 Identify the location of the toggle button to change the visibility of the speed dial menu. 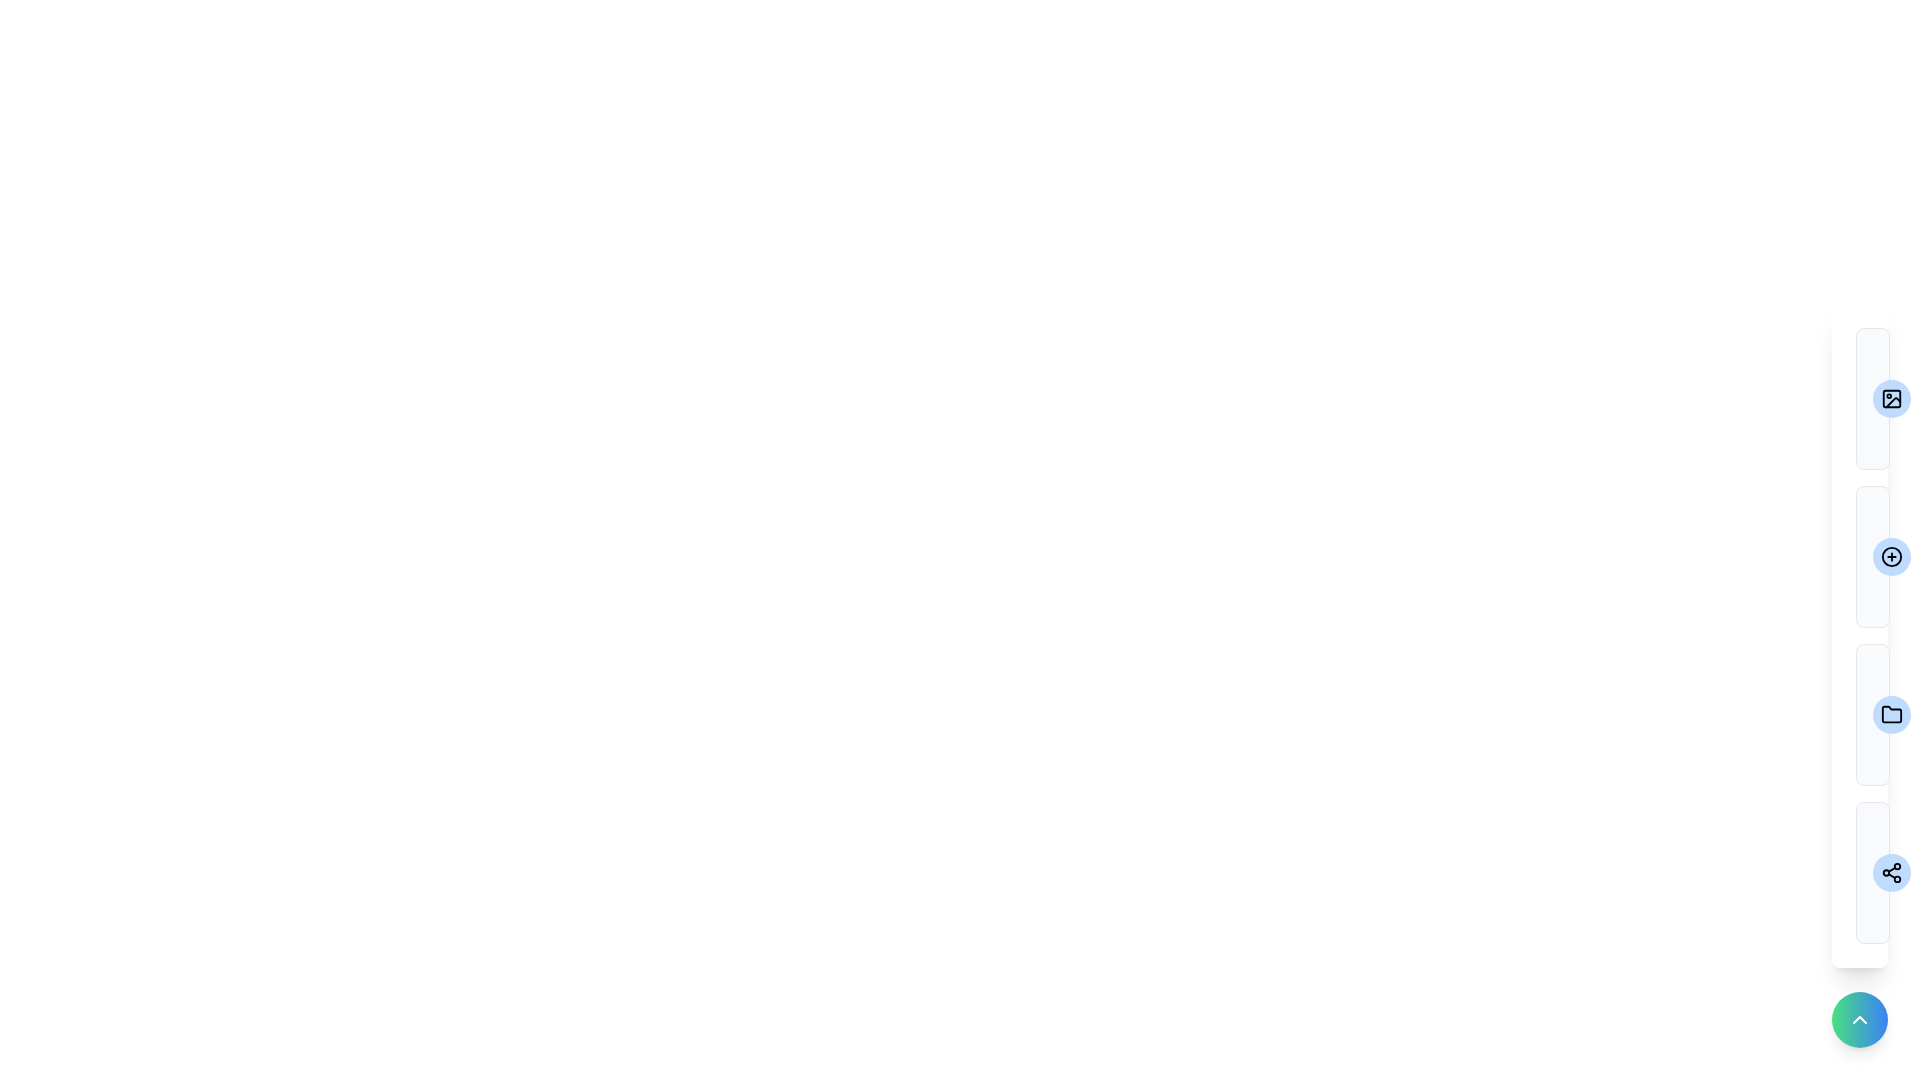
(1859, 1019).